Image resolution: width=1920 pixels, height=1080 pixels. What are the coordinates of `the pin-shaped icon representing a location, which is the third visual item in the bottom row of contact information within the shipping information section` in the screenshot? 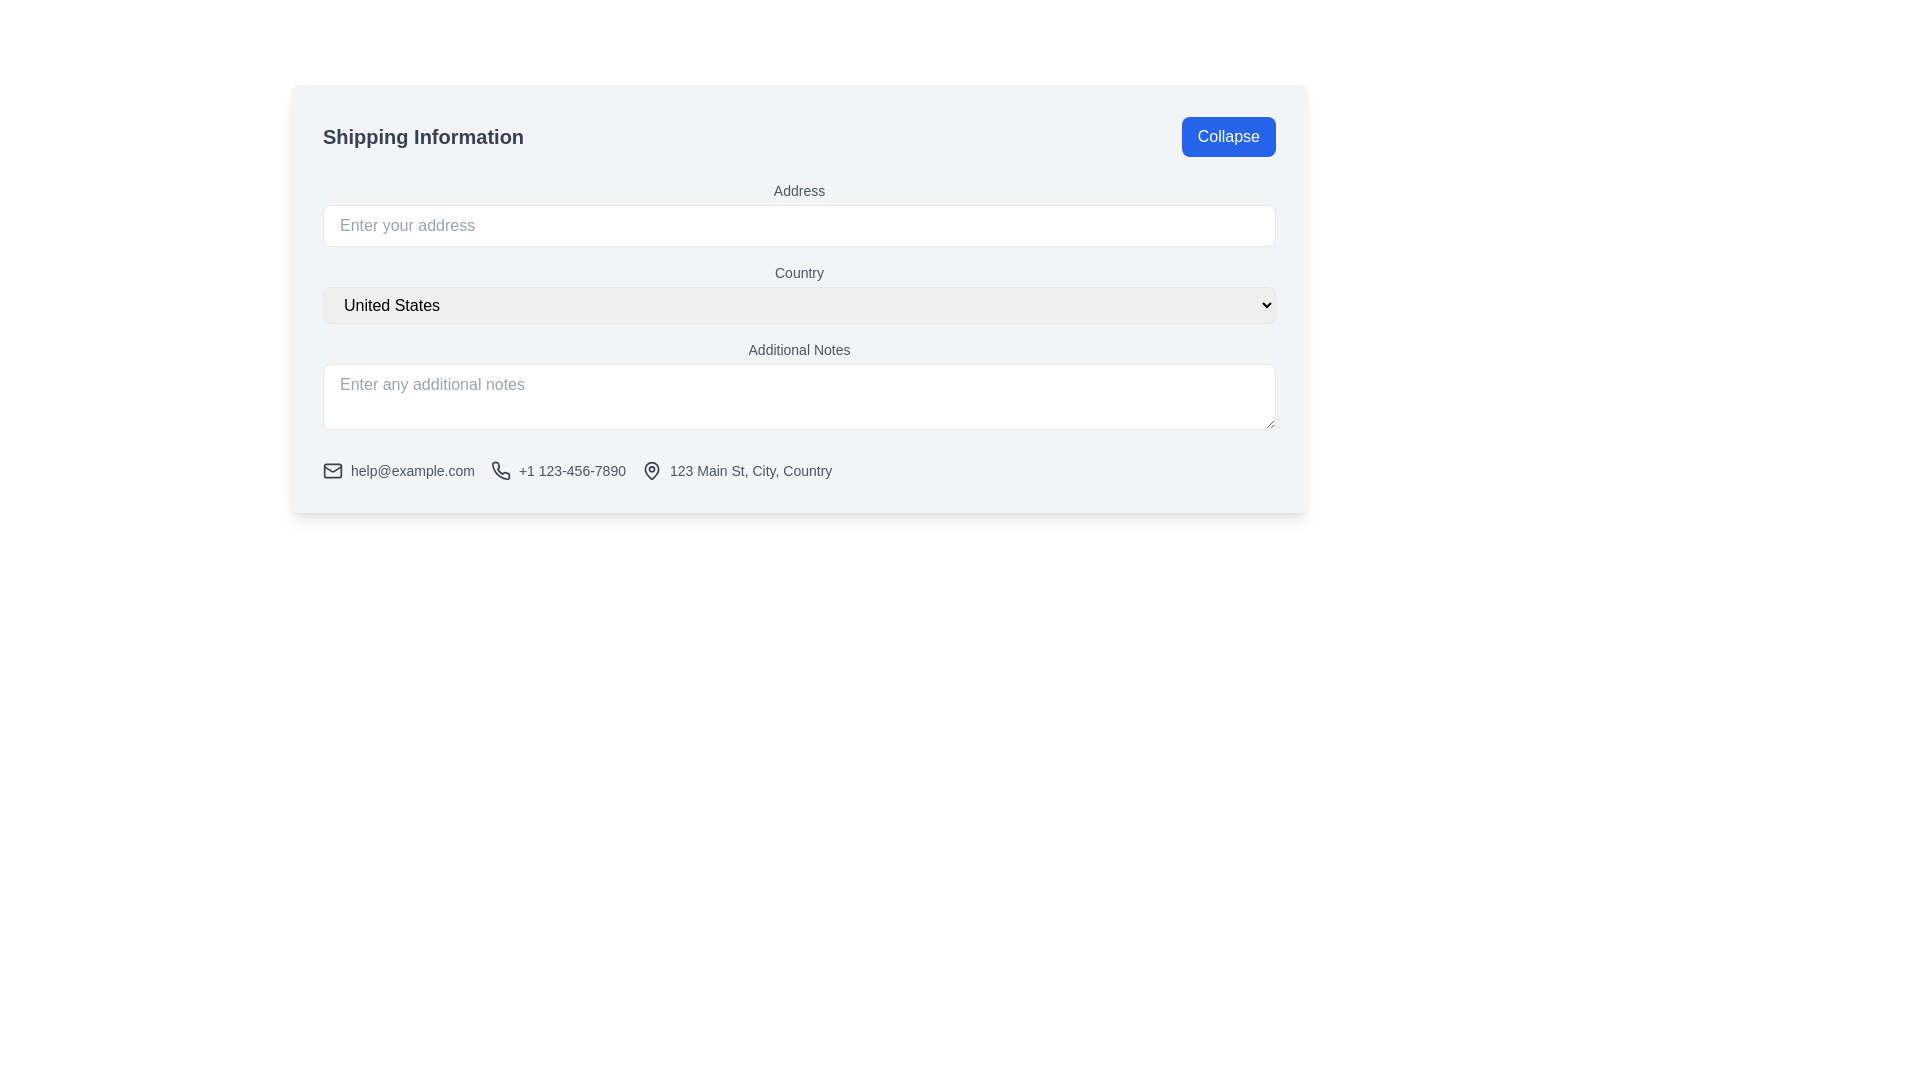 It's located at (652, 470).